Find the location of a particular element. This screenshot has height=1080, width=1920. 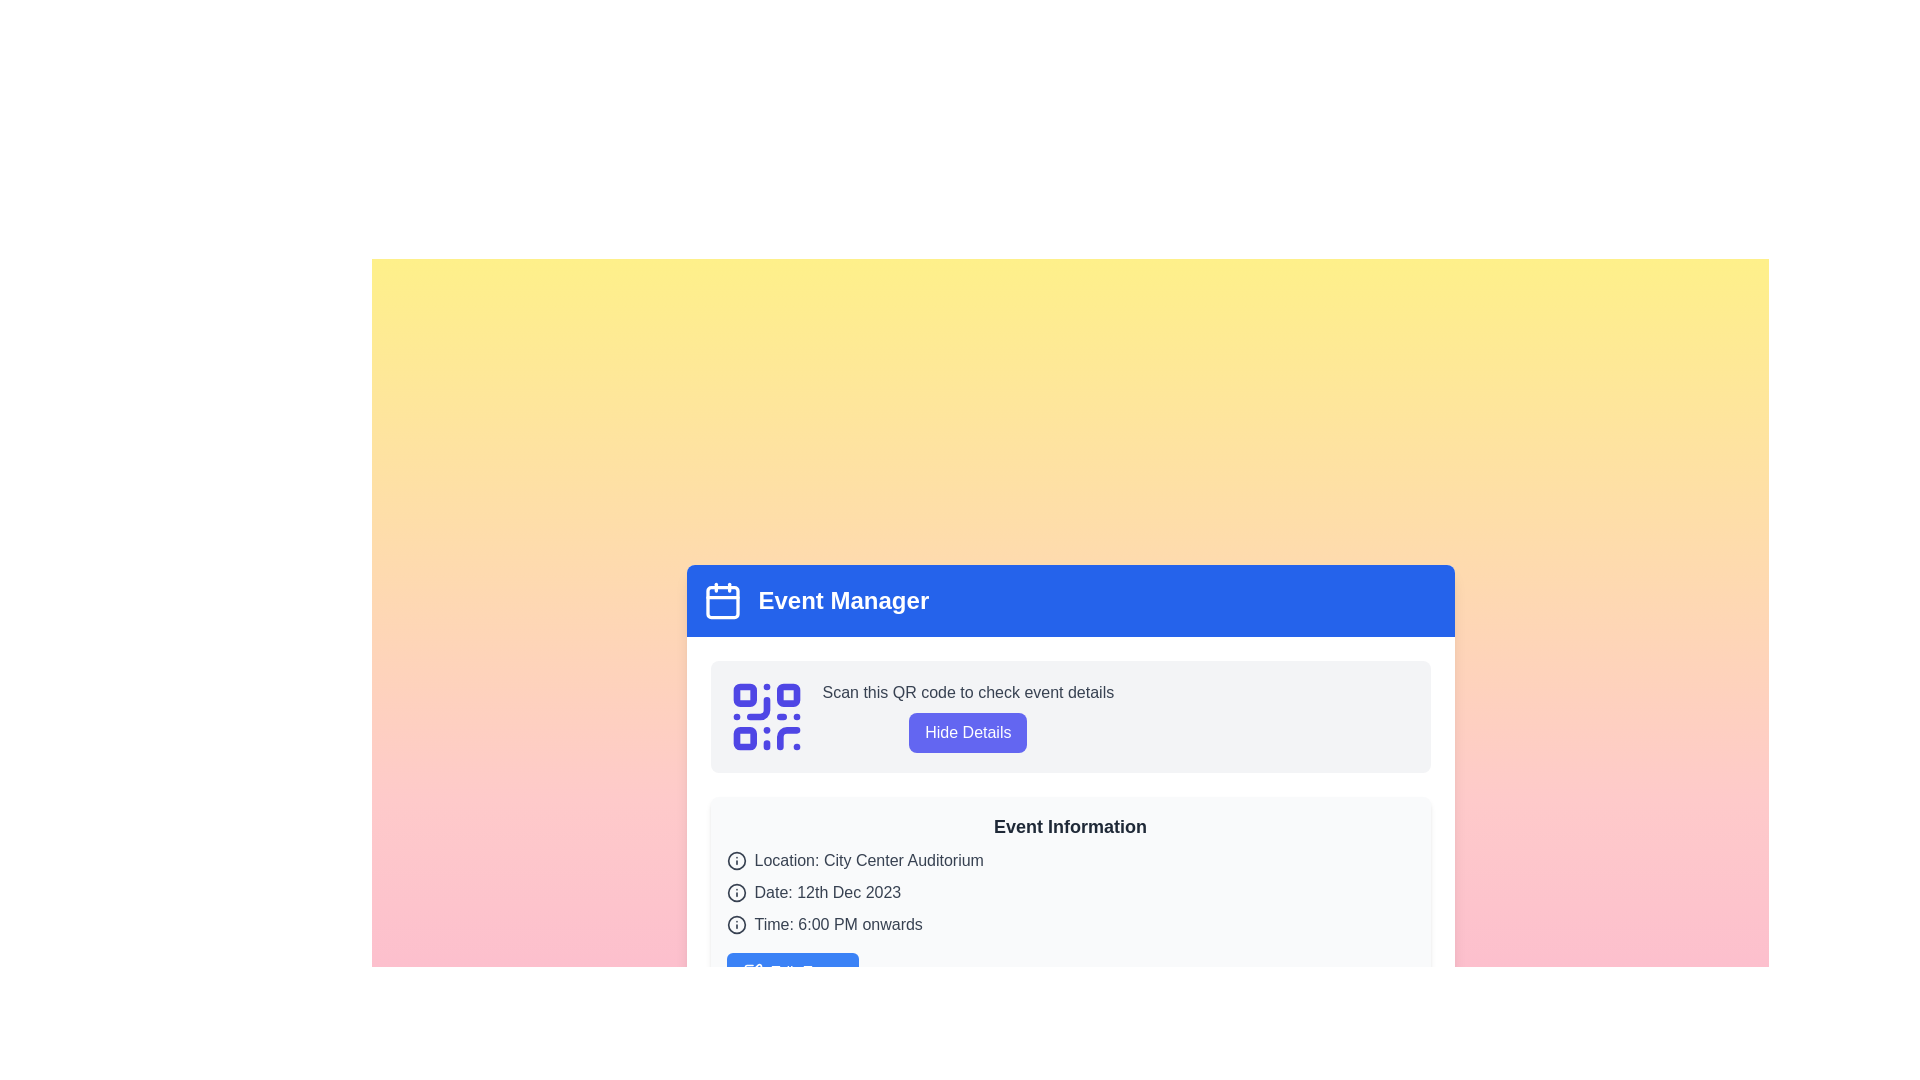

text from the text label that serves as a title or heading for managing events, located to the right of a calendar icon in the blue header section is located at coordinates (843, 600).